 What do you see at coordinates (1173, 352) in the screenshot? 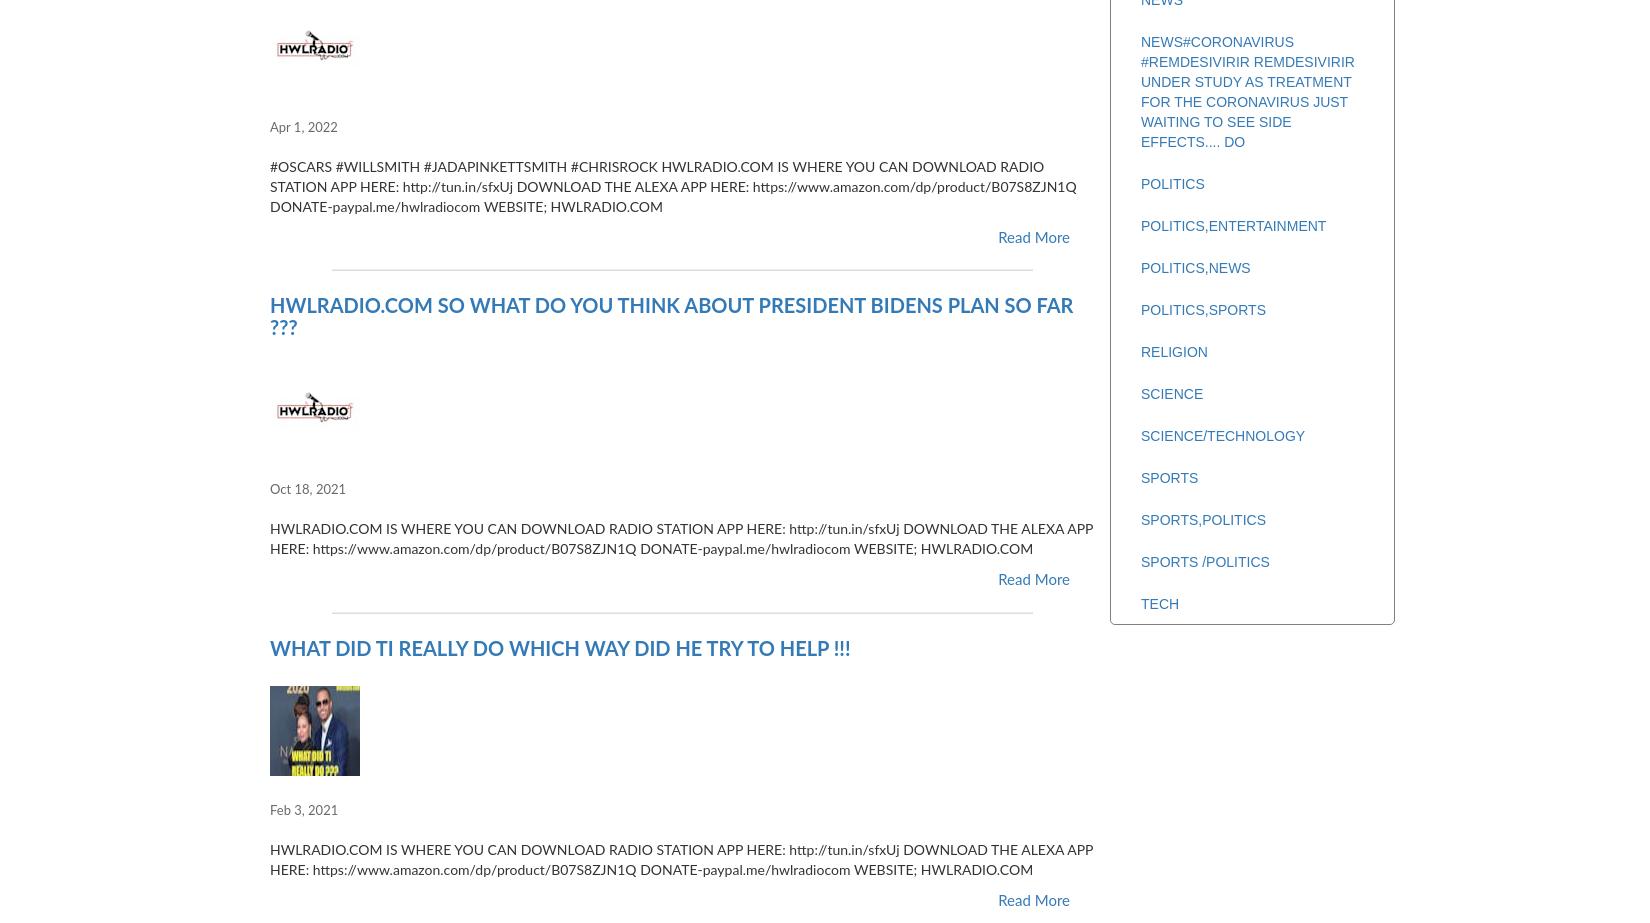
I see `'RELIGION'` at bounding box center [1173, 352].